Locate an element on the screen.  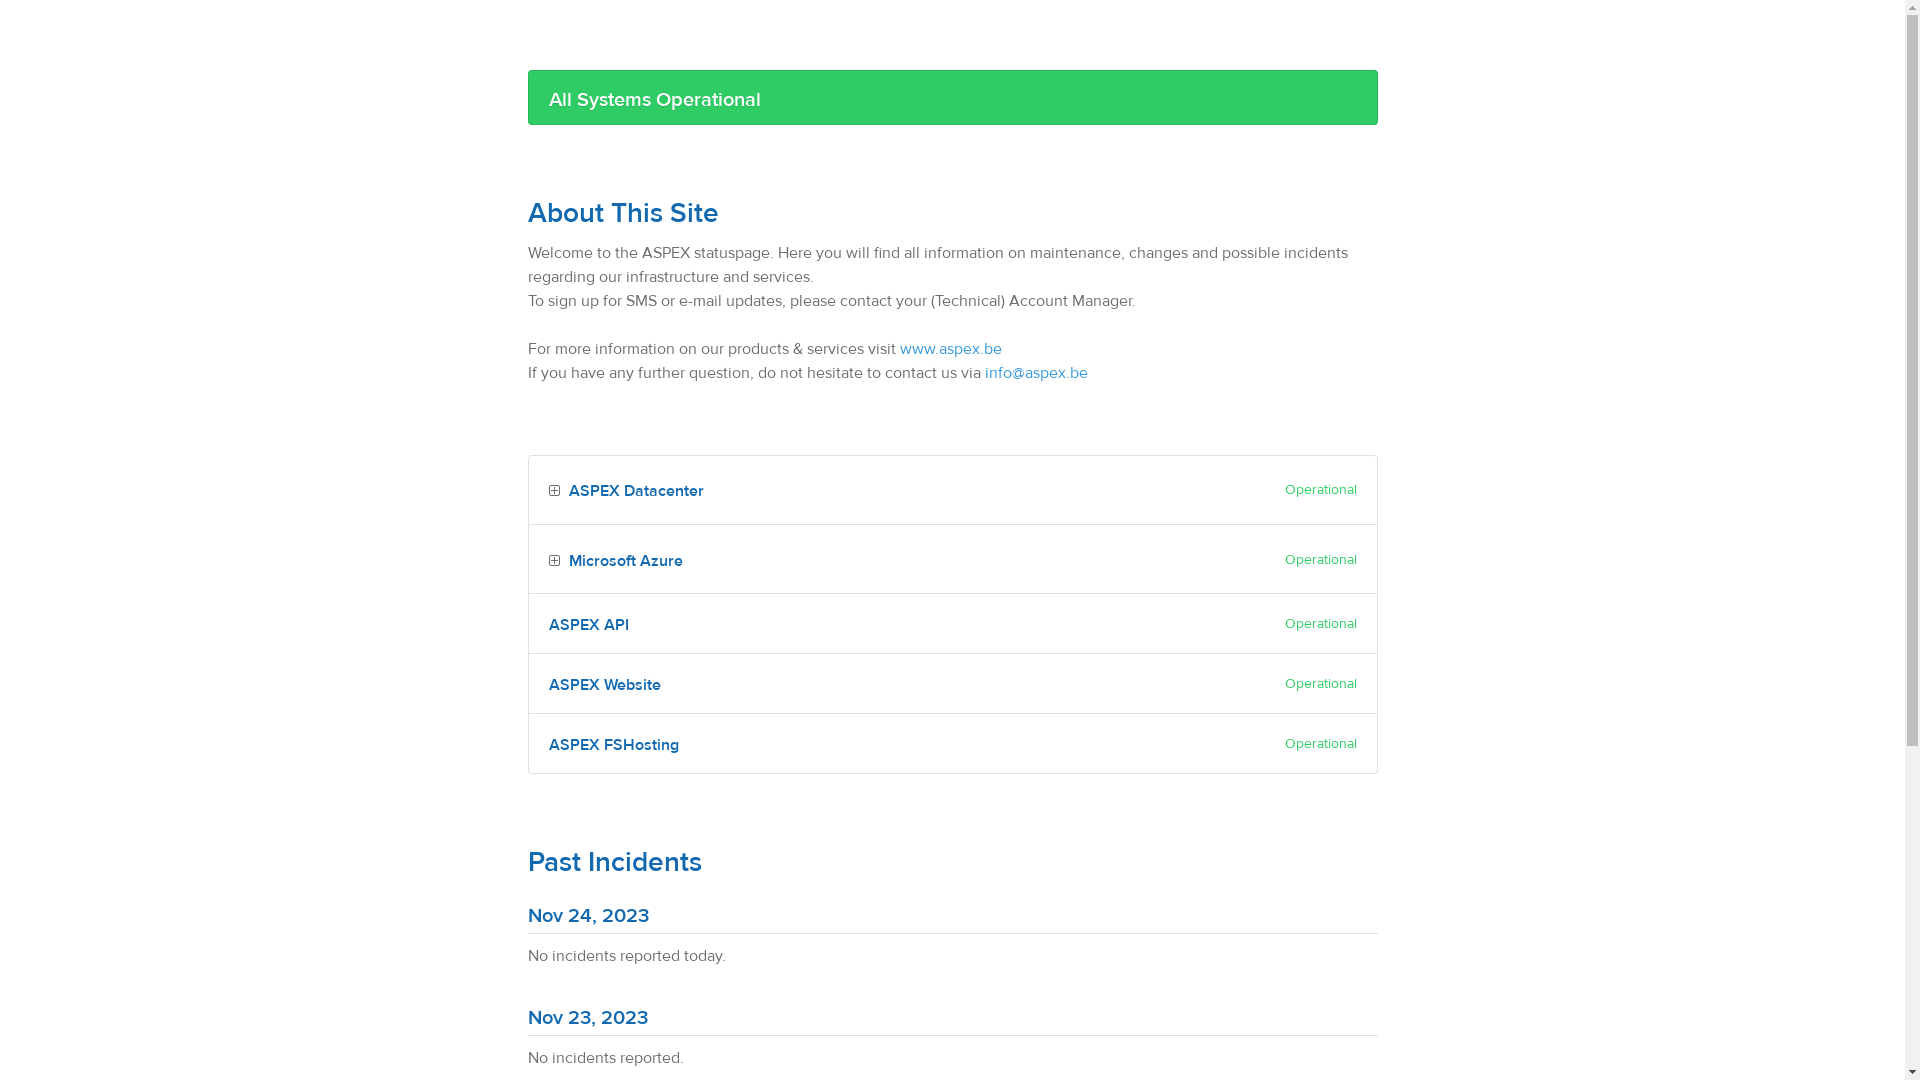
'Past Incidents' is located at coordinates (613, 861).